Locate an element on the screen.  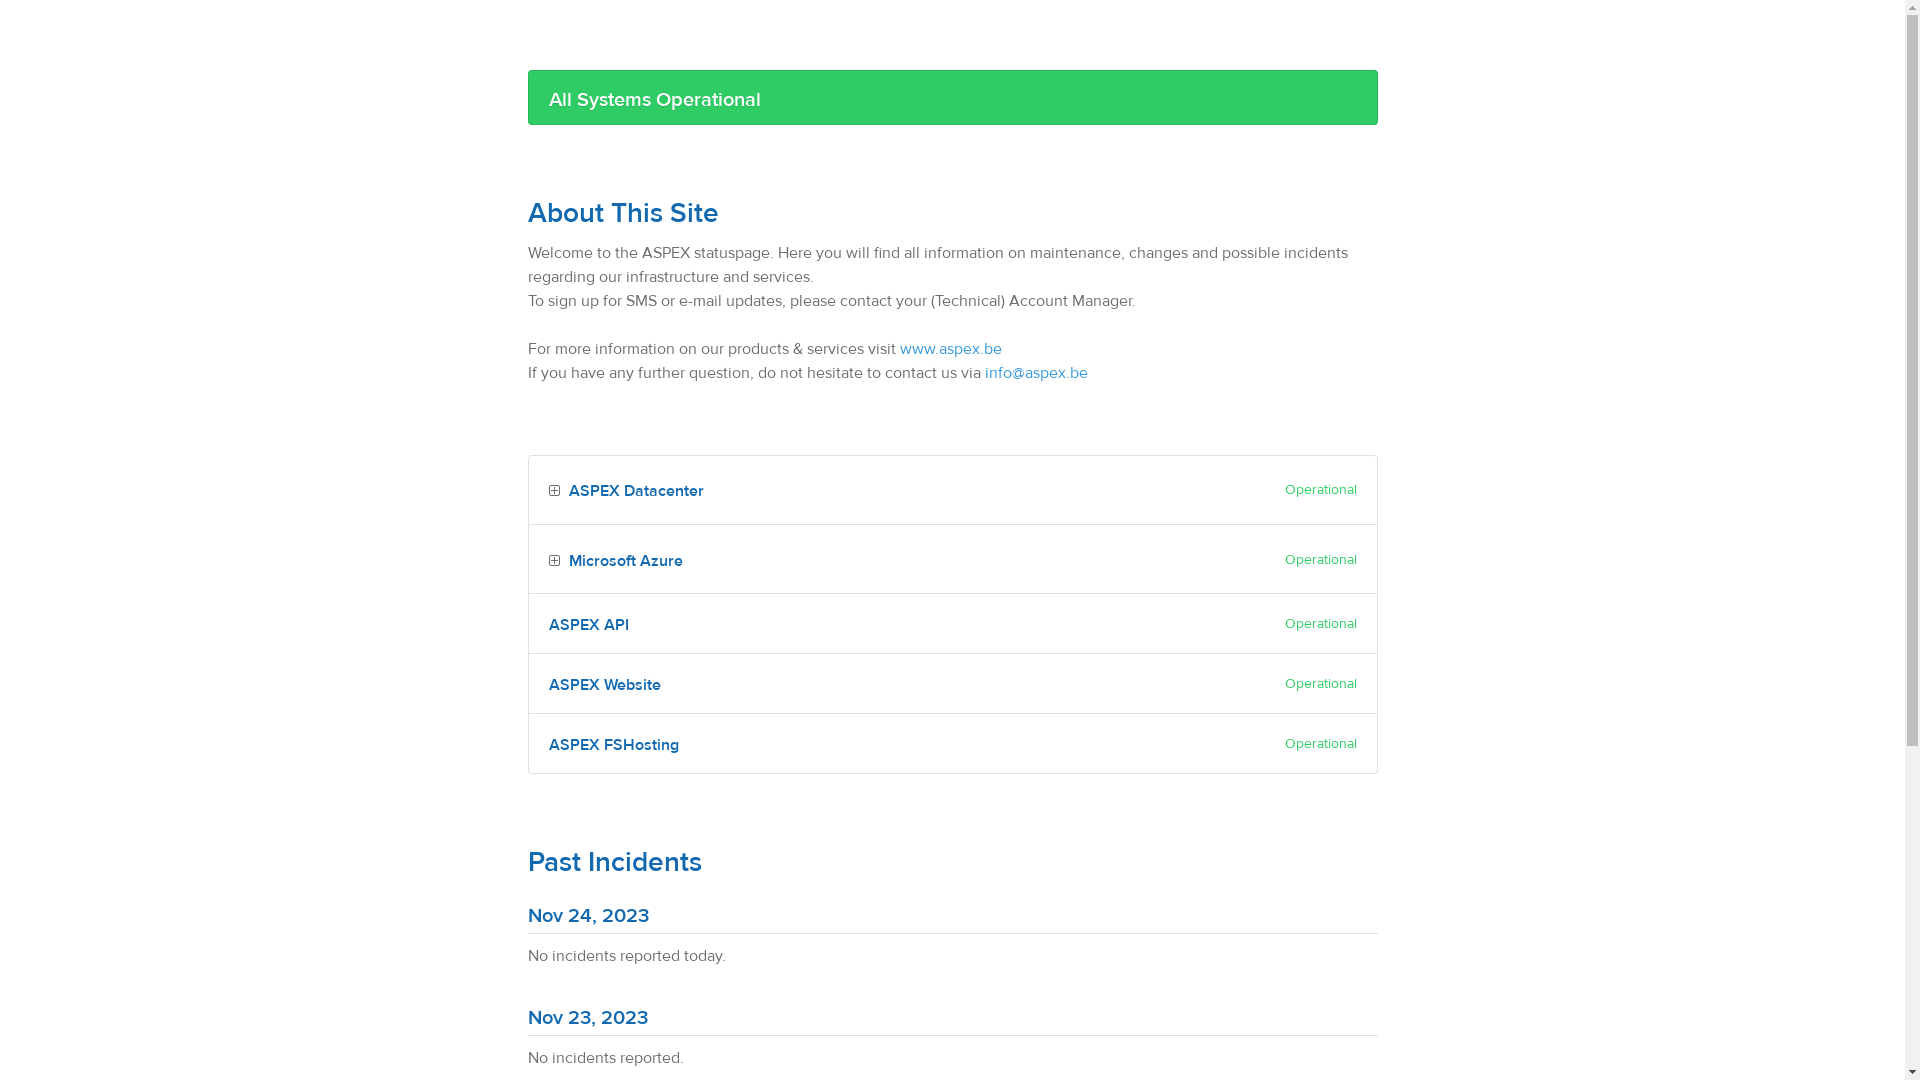
'Past Incidents' is located at coordinates (613, 861).